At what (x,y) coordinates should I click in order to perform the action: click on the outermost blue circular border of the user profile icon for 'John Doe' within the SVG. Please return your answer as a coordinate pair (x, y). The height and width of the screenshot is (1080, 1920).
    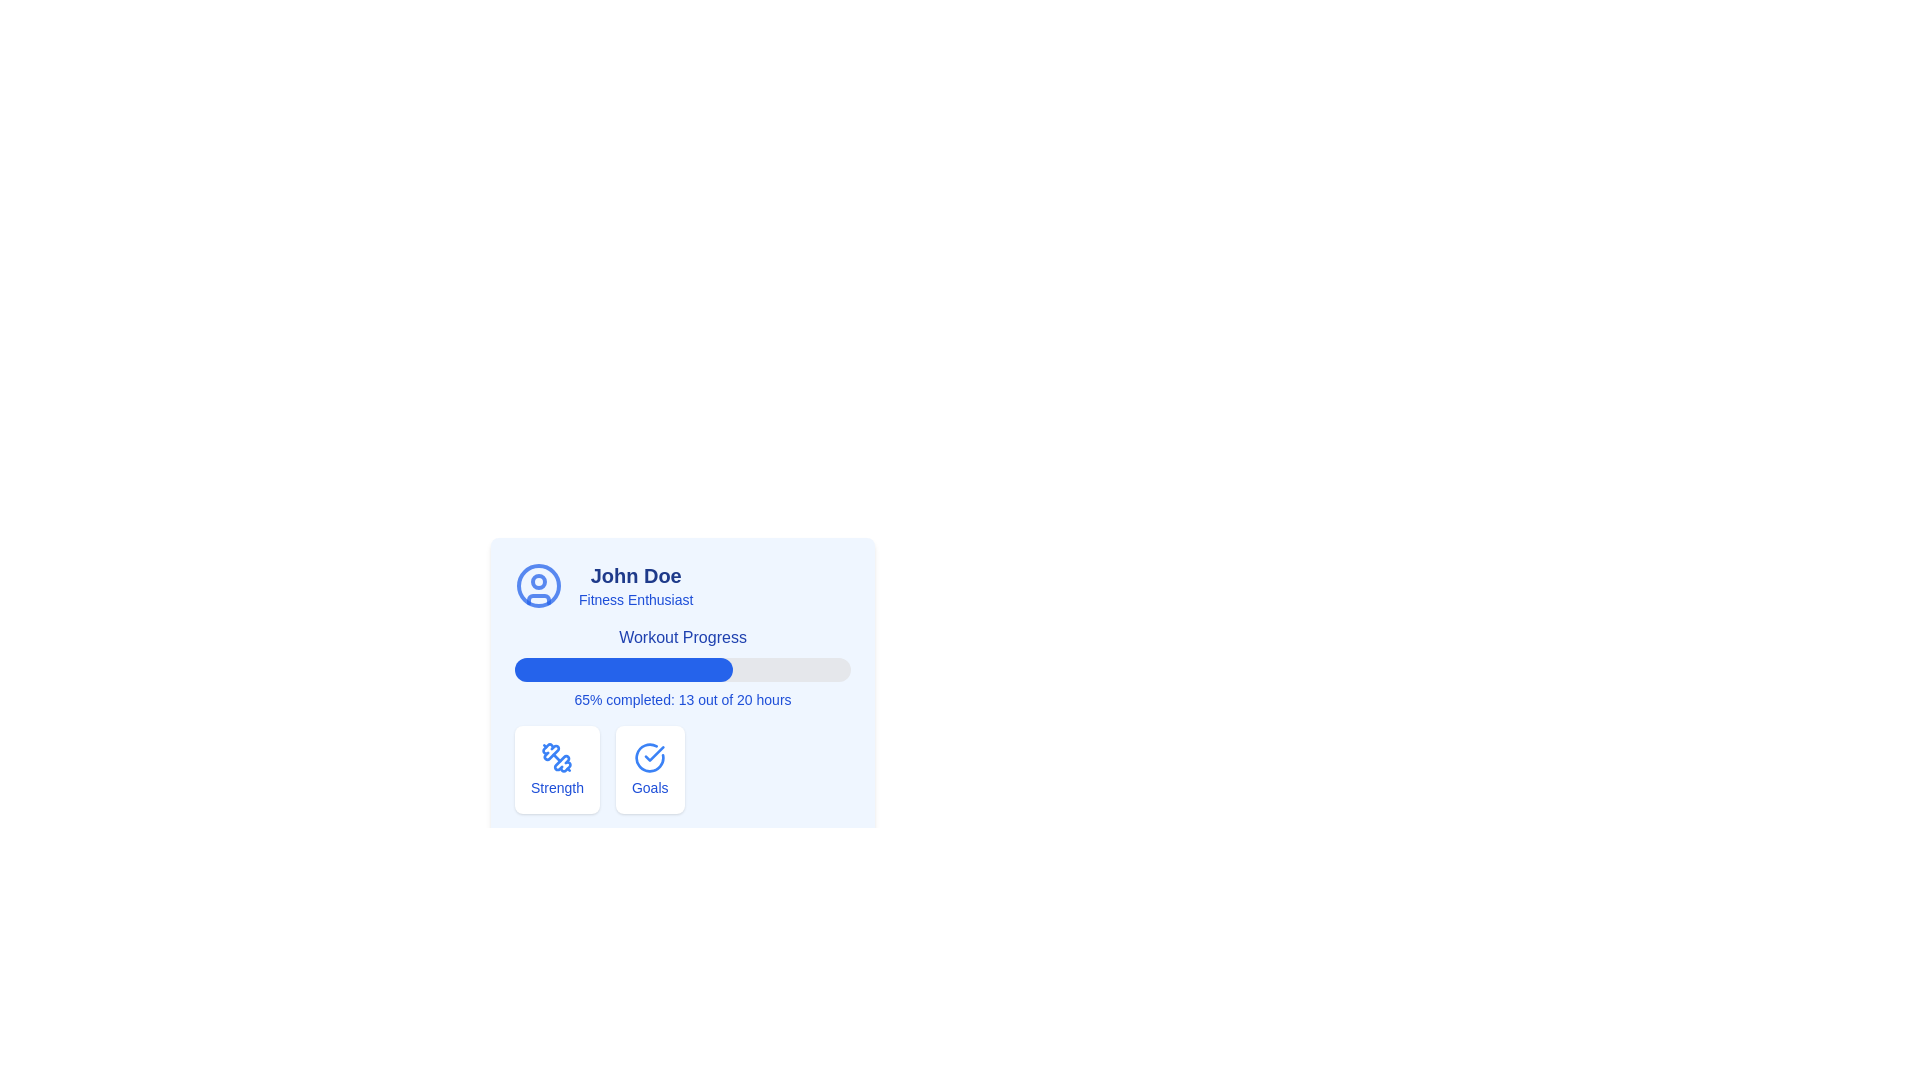
    Looking at the image, I should click on (538, 585).